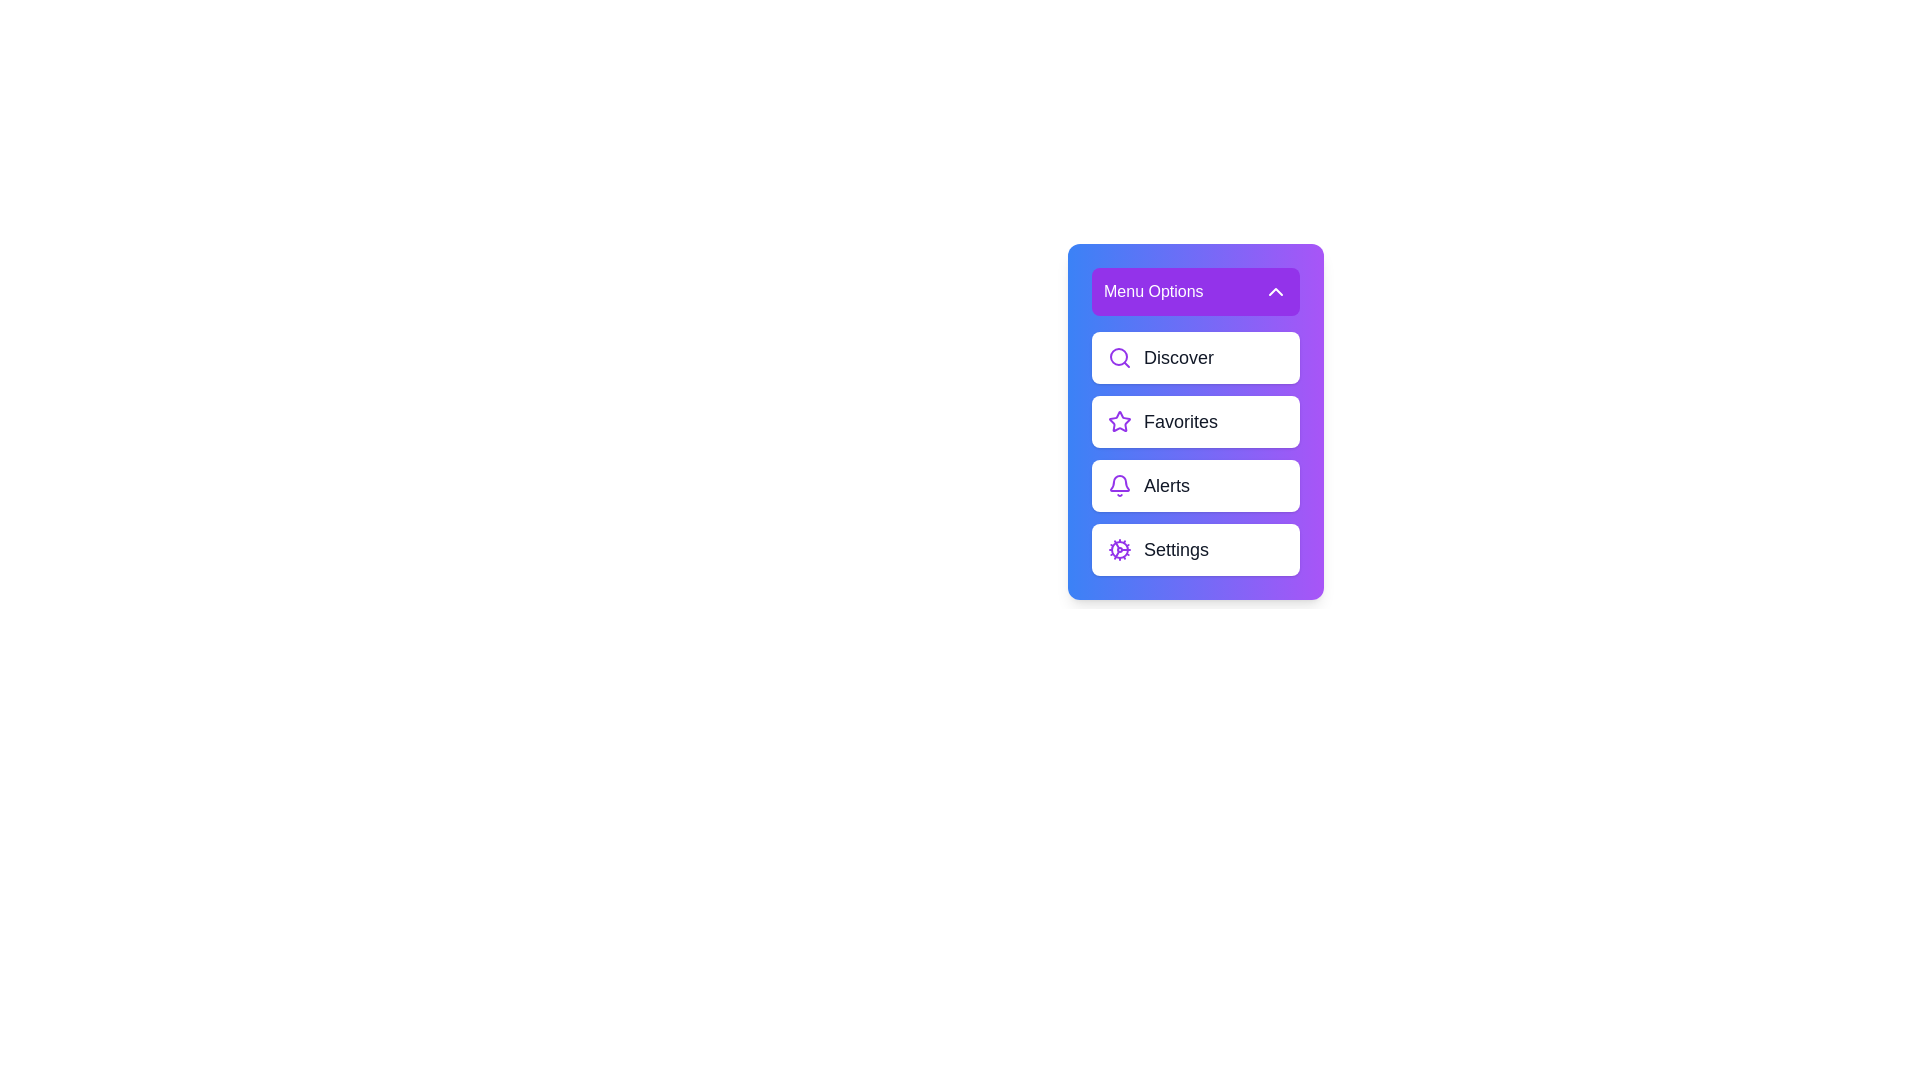  I want to click on the 'Discover' icon located to the left of the text 'Discover' in the menu list, so click(1118, 357).